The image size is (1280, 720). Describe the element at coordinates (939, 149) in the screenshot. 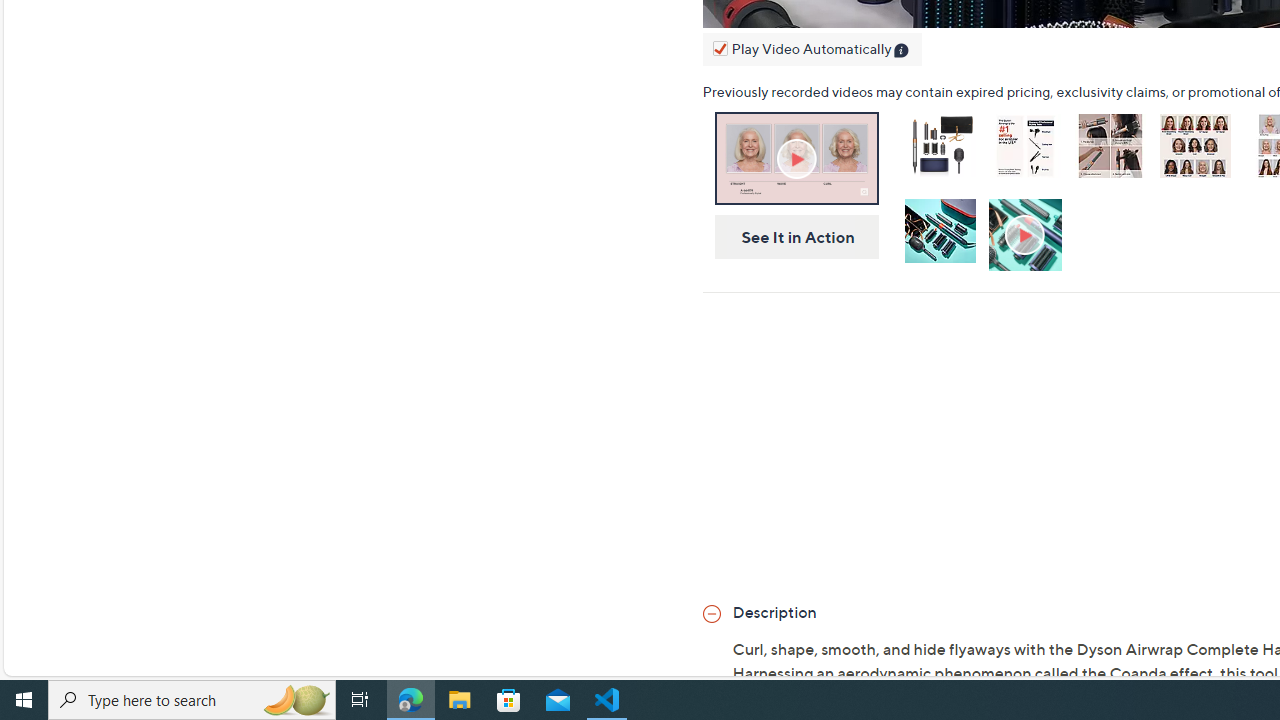

I see `'Dyson Airwrap Complete with Paddle Brush and Travel Pouch'` at that location.